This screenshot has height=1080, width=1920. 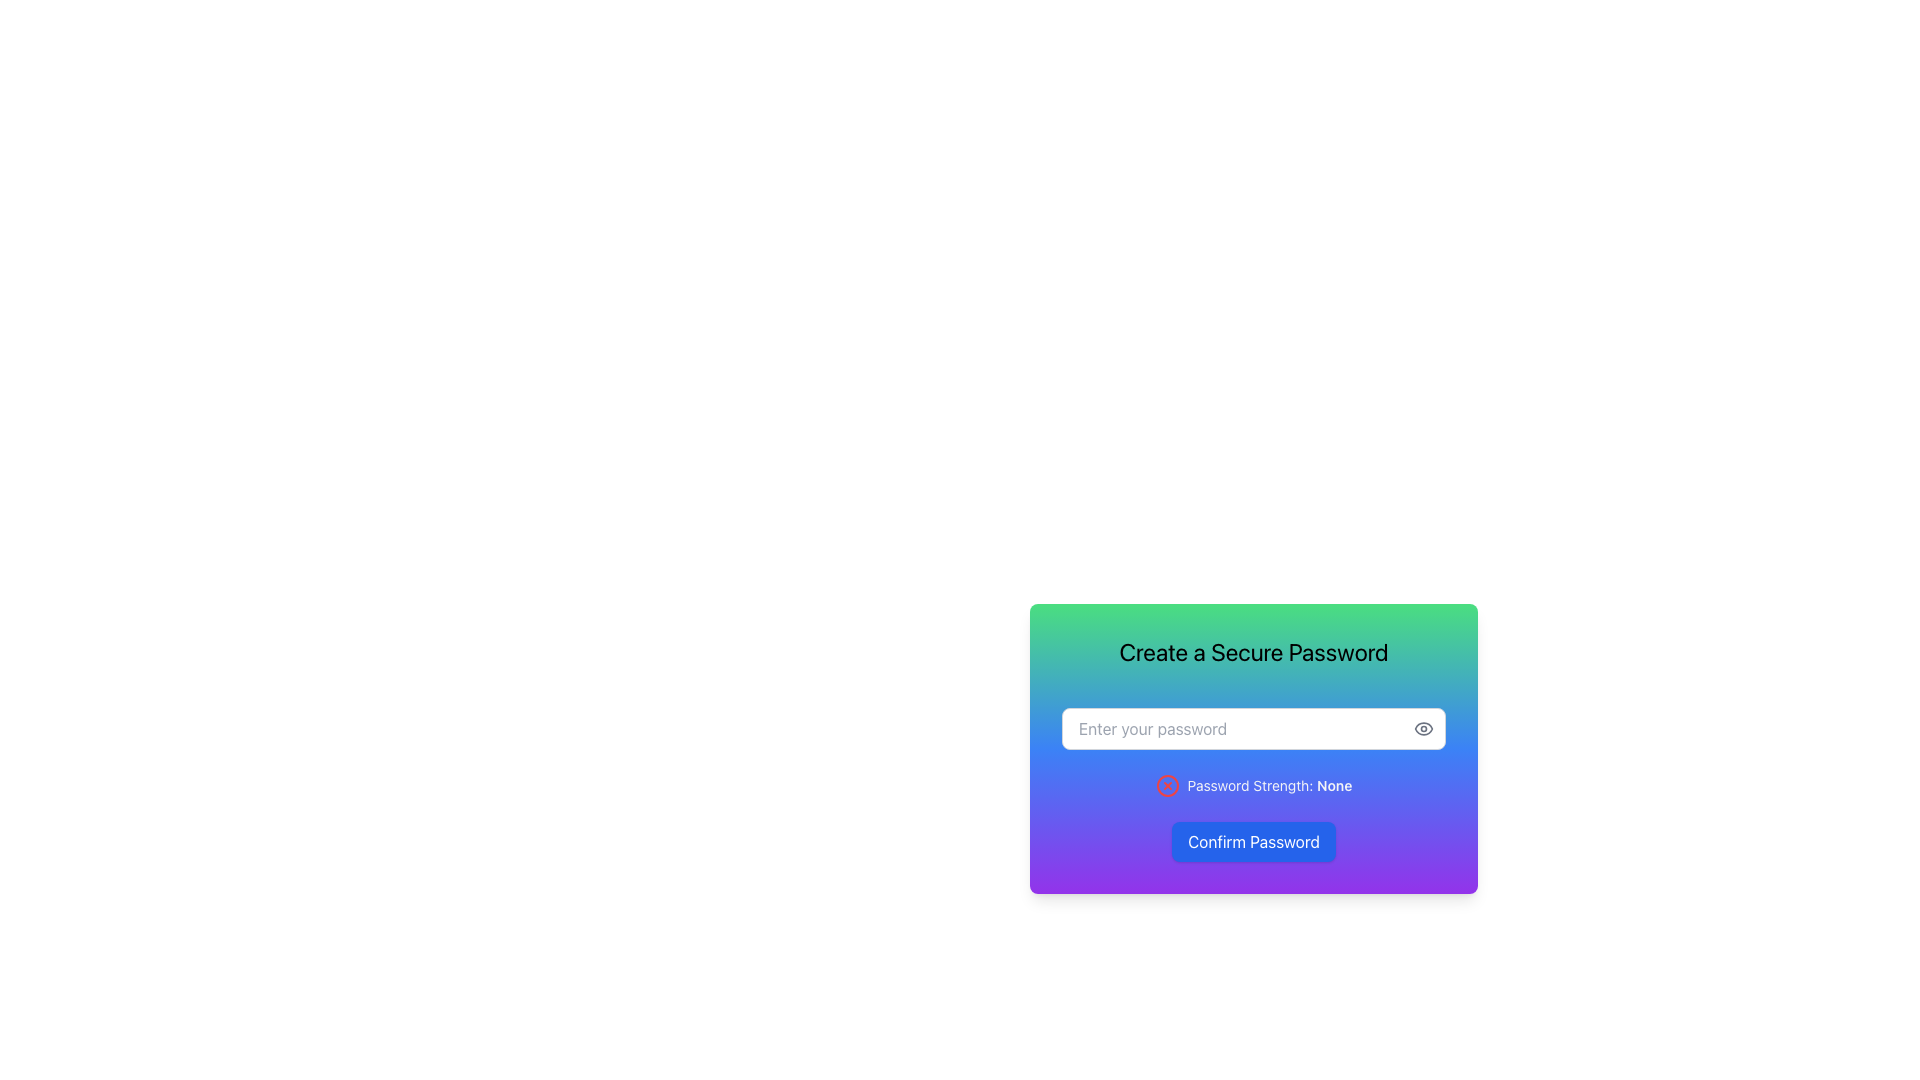 What do you see at coordinates (1167, 785) in the screenshot?
I see `the red-themed warning icon indicating password strength next to the text 'Password Strength: None' located below the password input field` at bounding box center [1167, 785].